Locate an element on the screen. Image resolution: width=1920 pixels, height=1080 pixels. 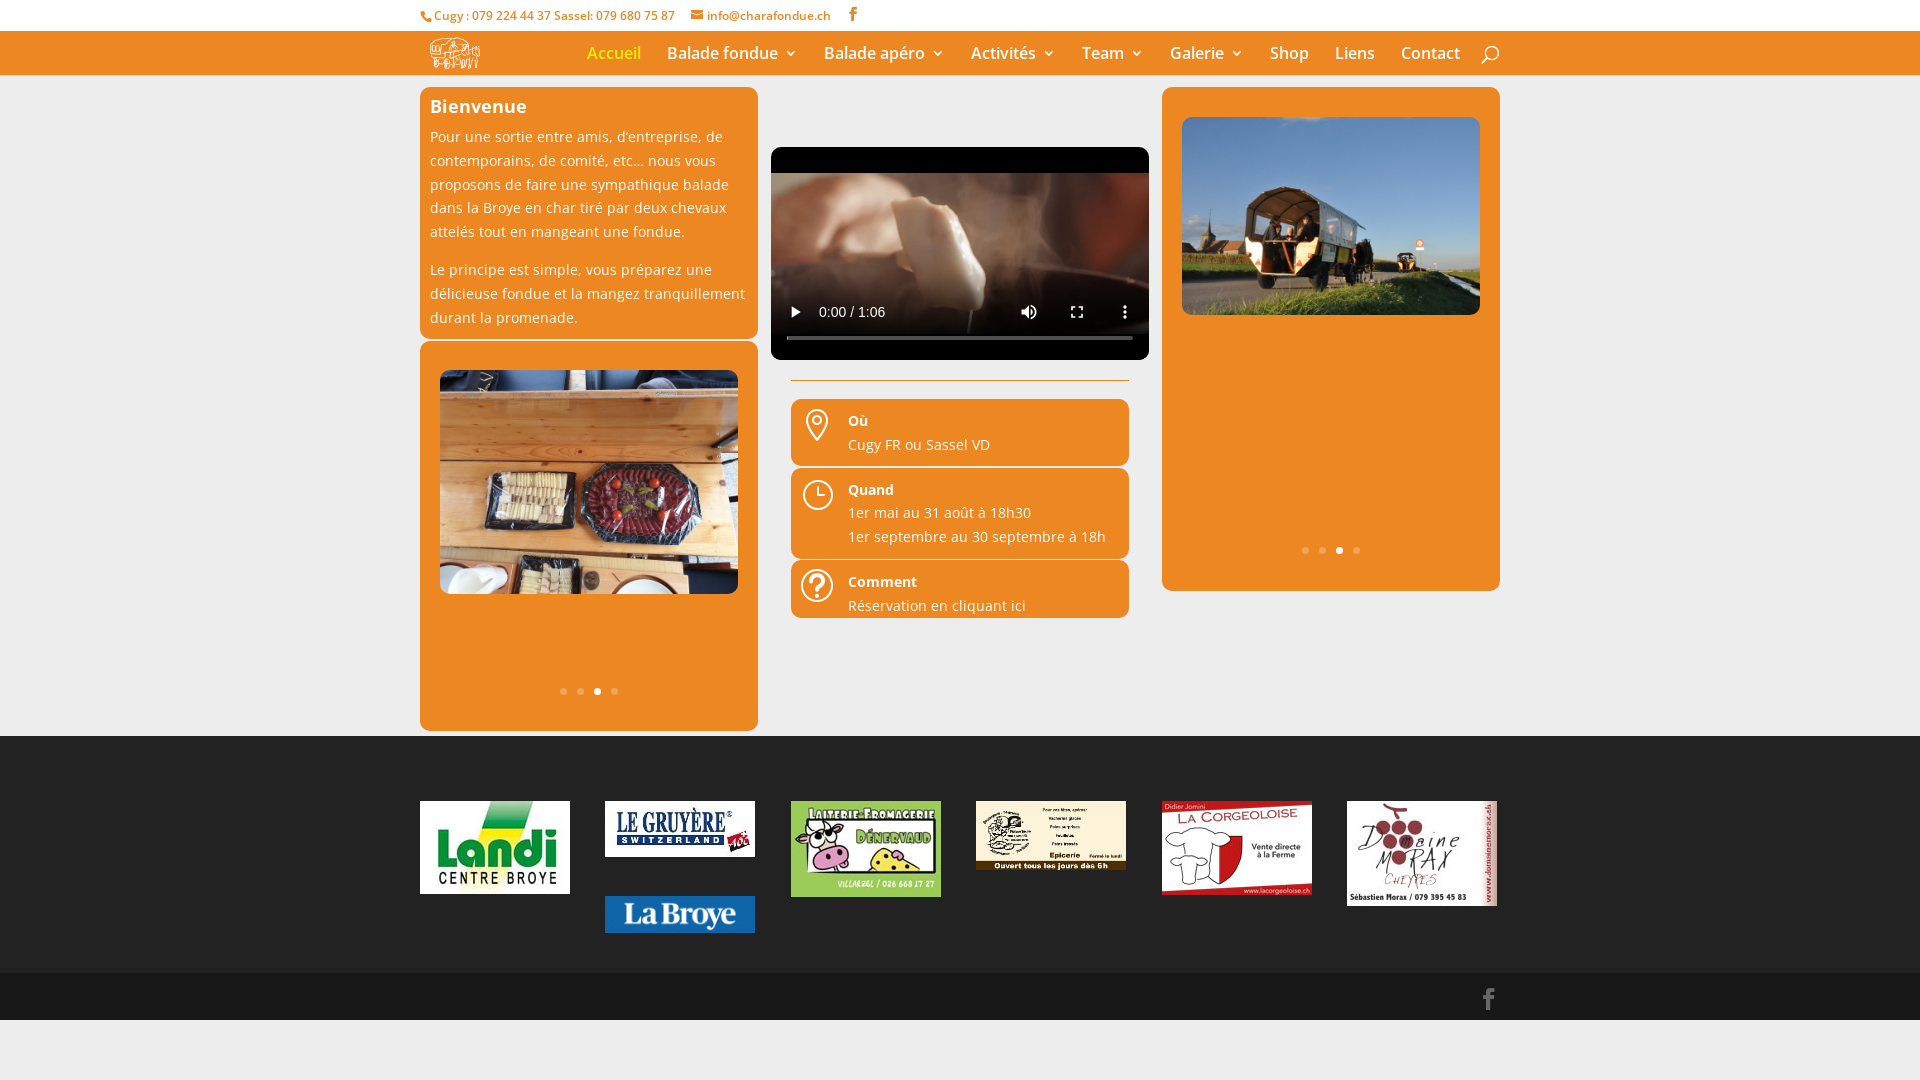
'3' is located at coordinates (1339, 550).